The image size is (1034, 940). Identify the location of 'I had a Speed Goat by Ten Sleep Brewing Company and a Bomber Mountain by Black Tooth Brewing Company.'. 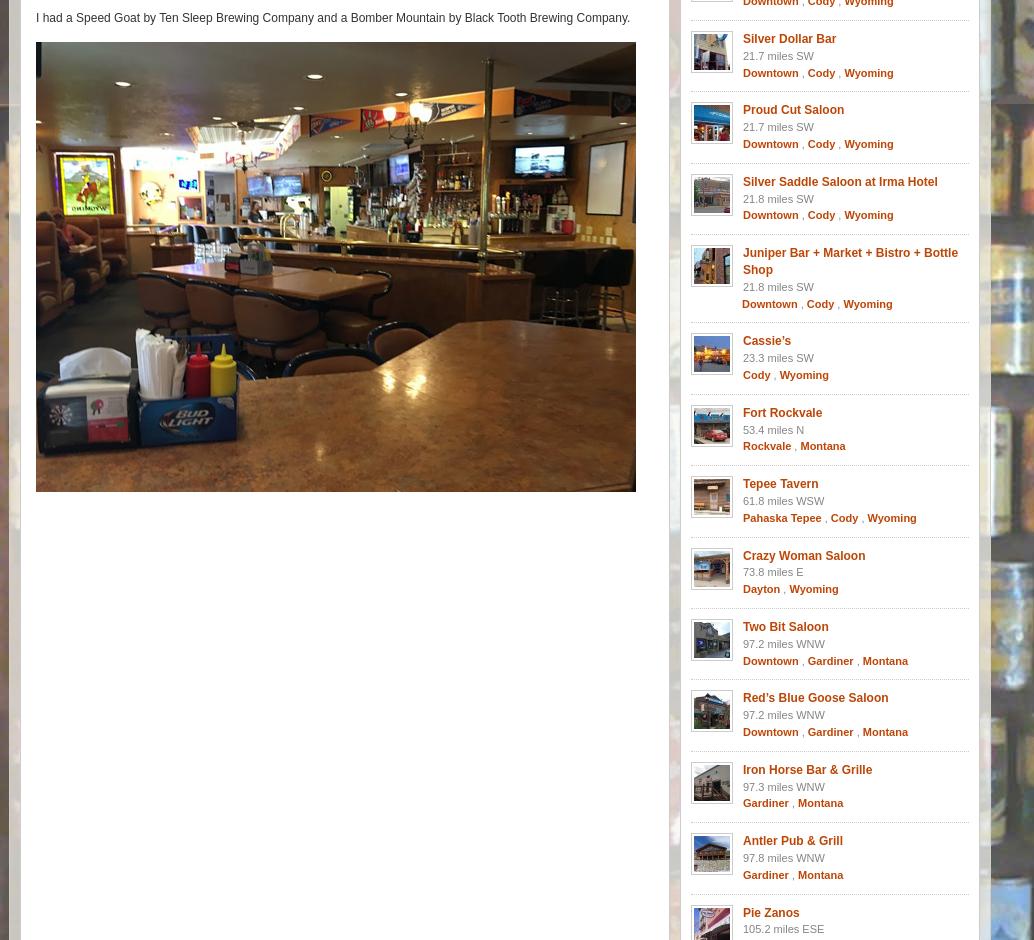
(332, 17).